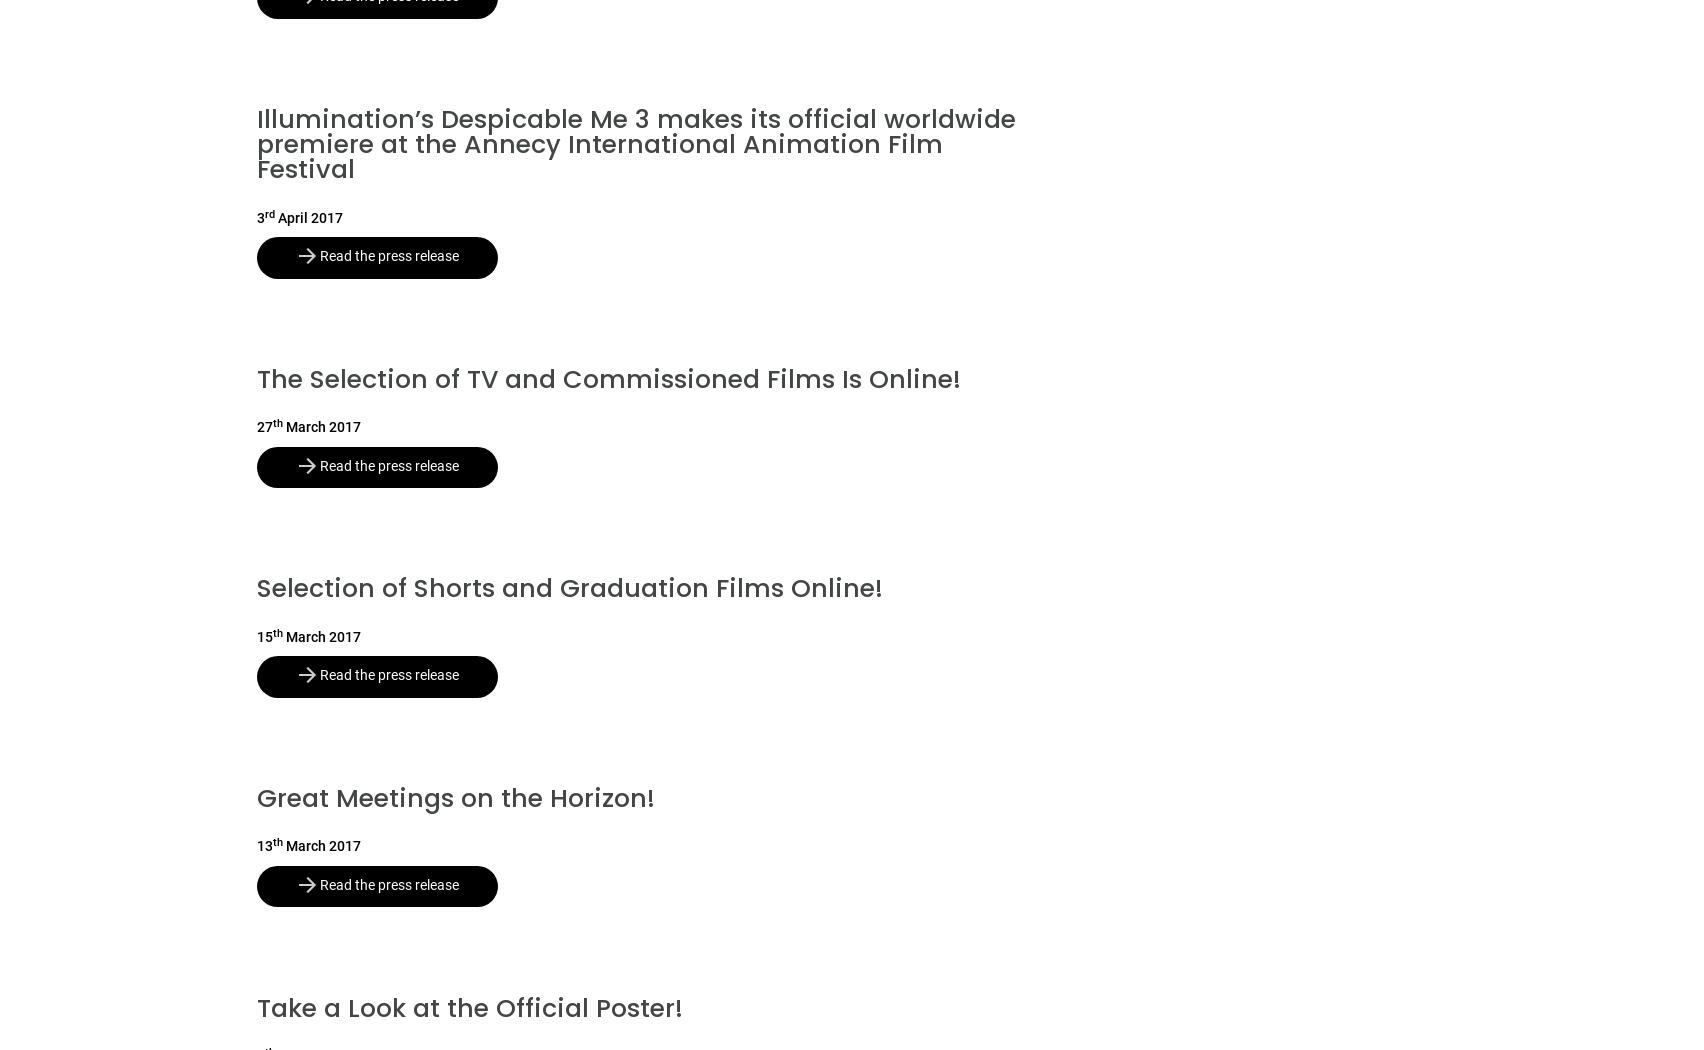 Image resolution: width=1704 pixels, height=1050 pixels. What do you see at coordinates (255, 797) in the screenshot?
I see `'Great Meetings on the Horizon!'` at bounding box center [255, 797].